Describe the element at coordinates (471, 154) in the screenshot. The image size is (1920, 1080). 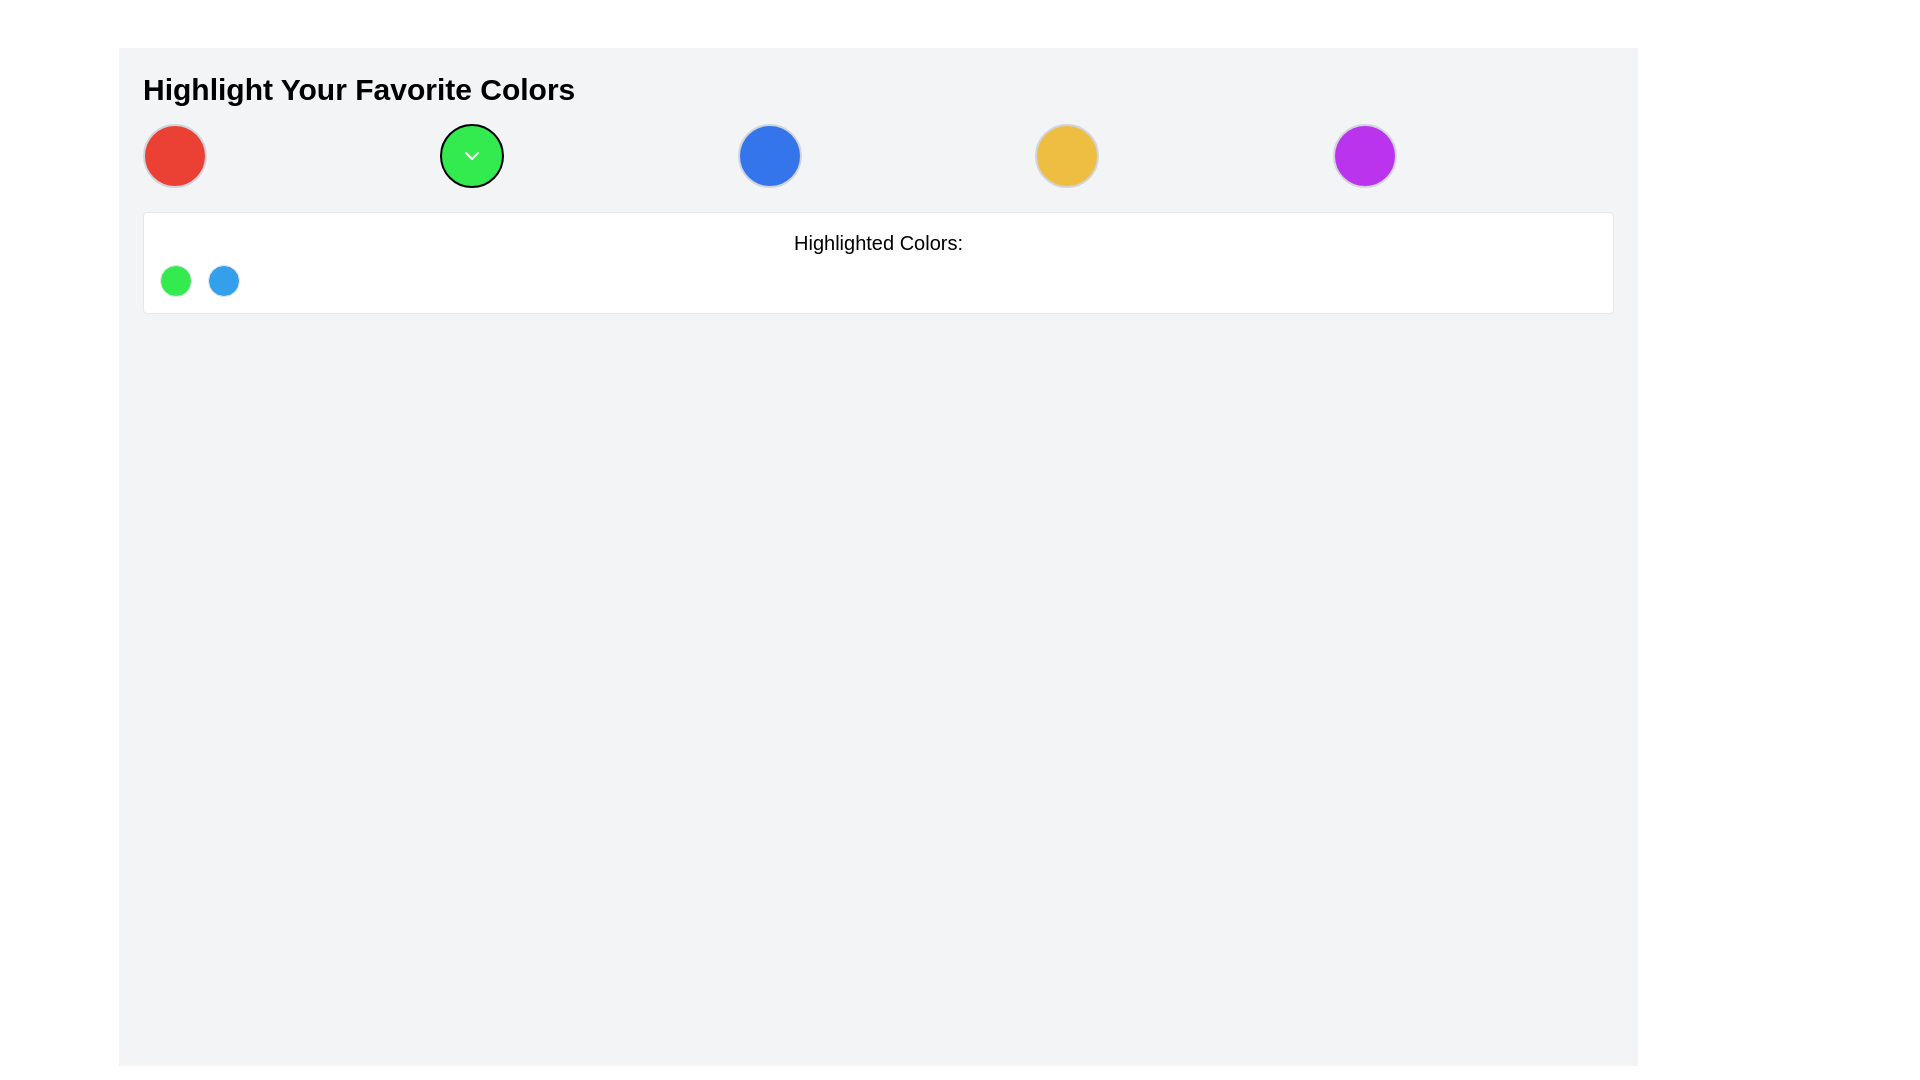
I see `the second circular button from the left, which has a green fill and is part of a row of five buttons at the top of the interface` at that location.